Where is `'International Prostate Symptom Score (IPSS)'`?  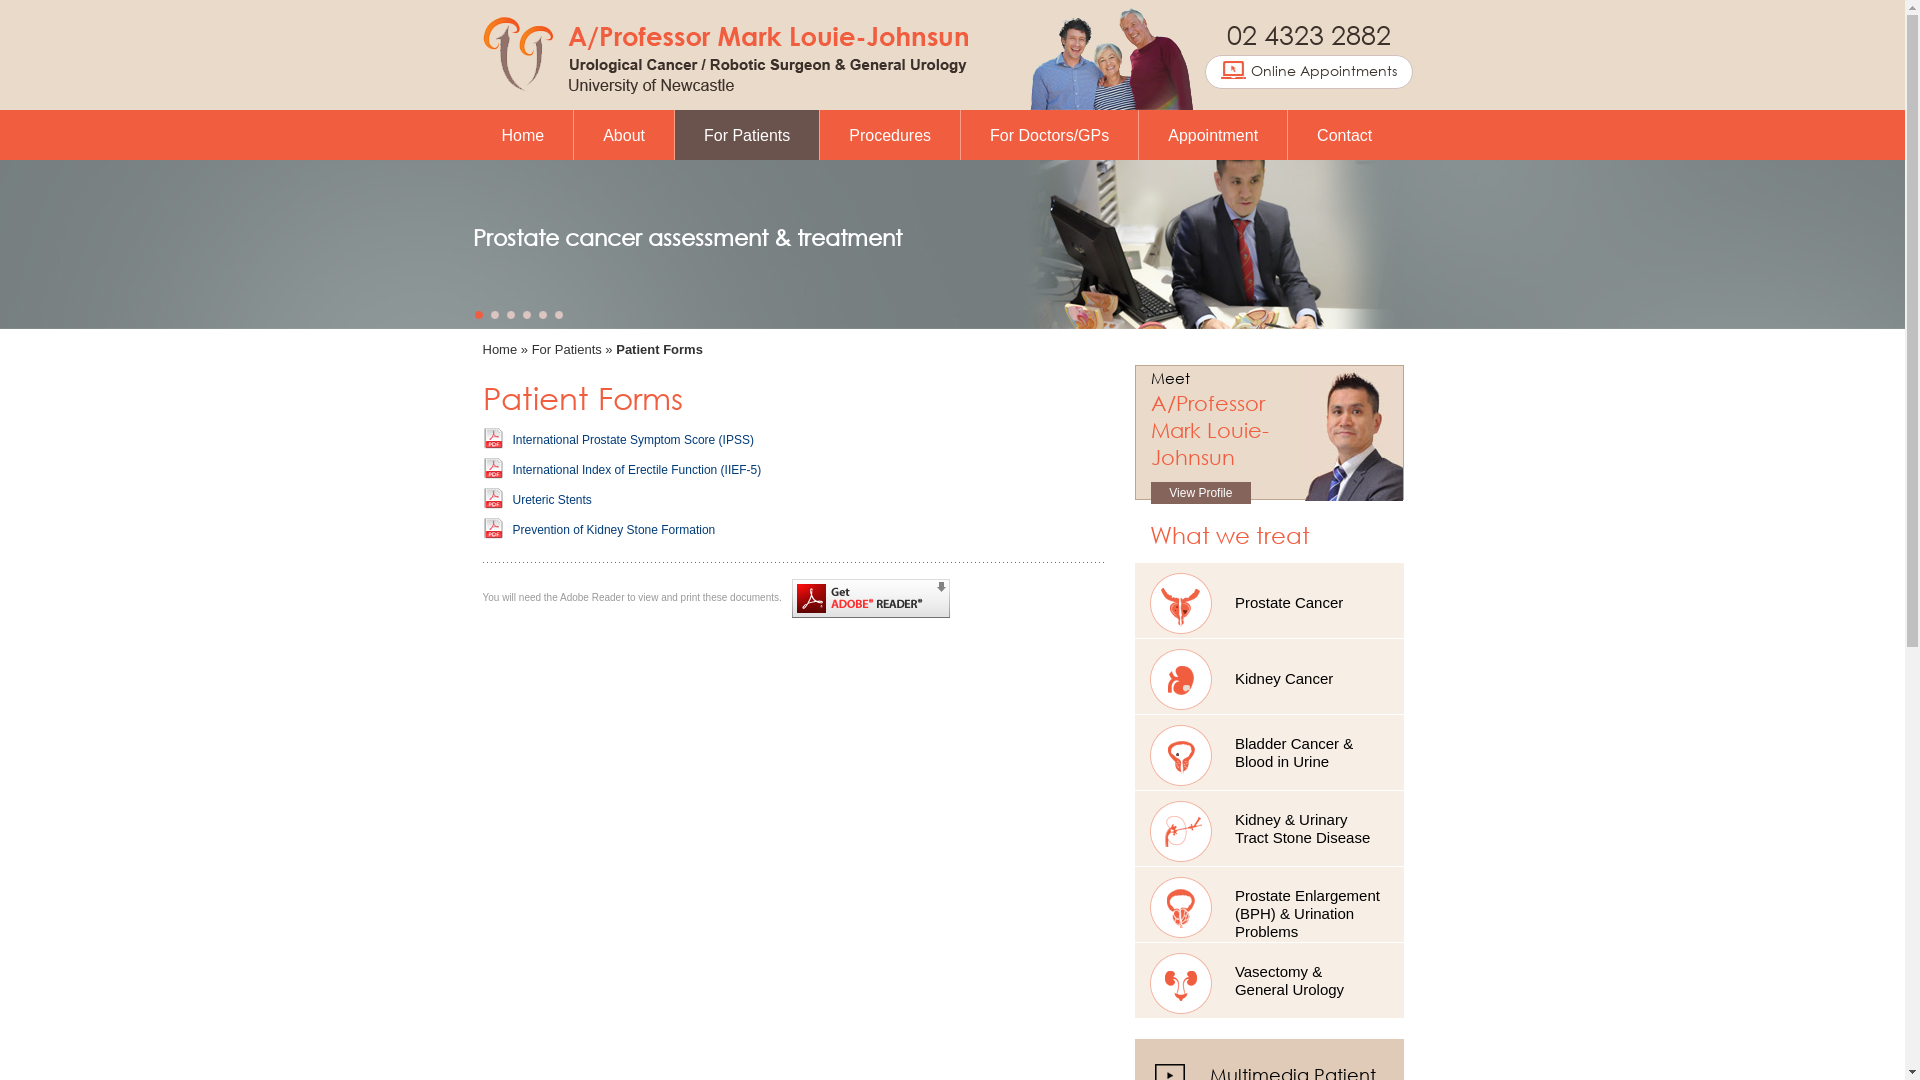
'International Prostate Symptom Score (IPSS)' is located at coordinates (512, 438).